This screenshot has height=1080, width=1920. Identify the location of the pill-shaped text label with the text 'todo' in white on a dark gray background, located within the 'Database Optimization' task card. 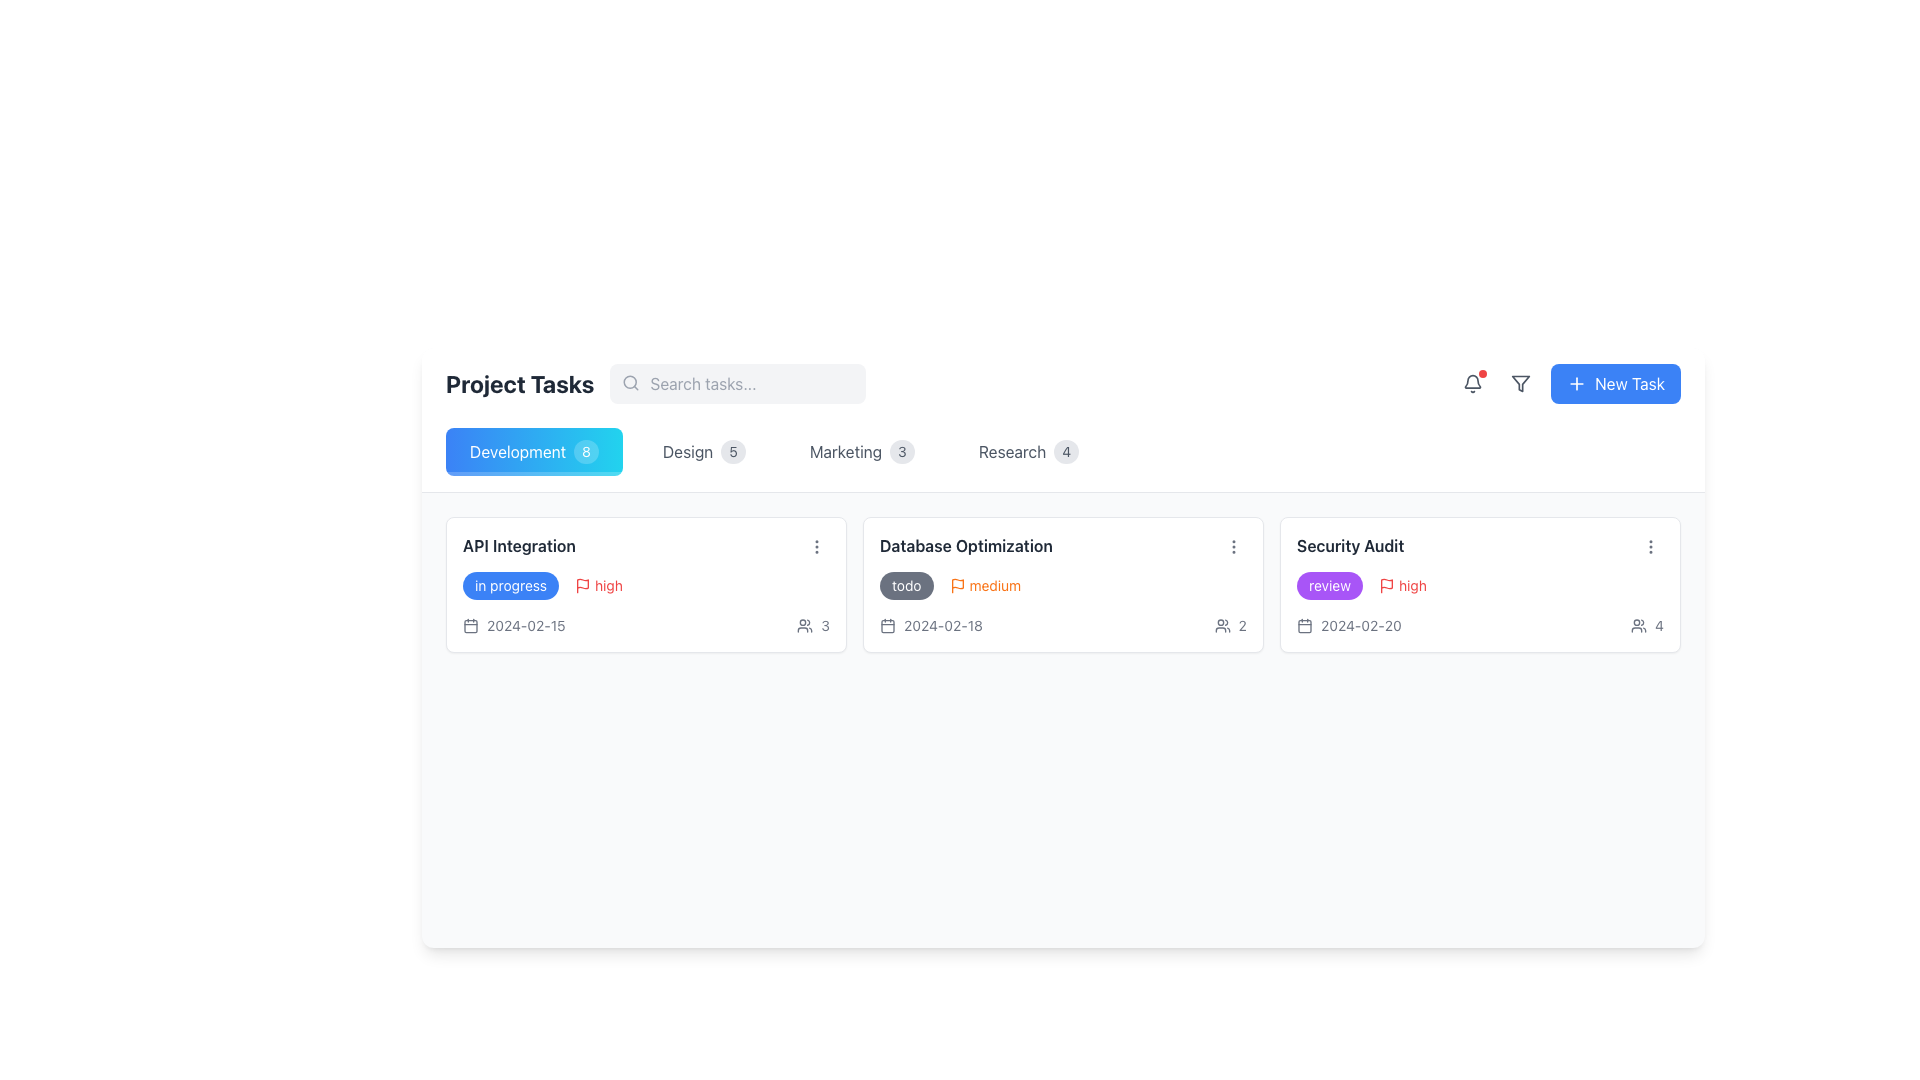
(905, 585).